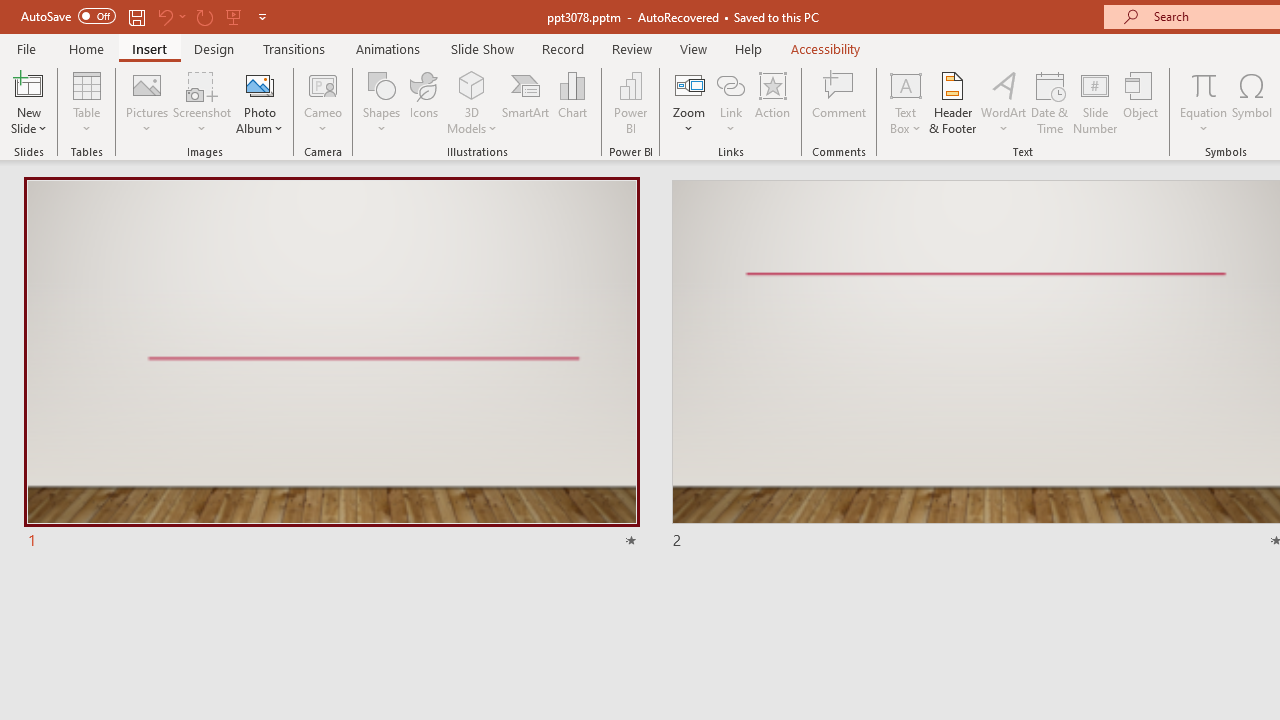 Image resolution: width=1280 pixels, height=720 pixels. Describe the element at coordinates (839, 103) in the screenshot. I see `'Comment'` at that location.